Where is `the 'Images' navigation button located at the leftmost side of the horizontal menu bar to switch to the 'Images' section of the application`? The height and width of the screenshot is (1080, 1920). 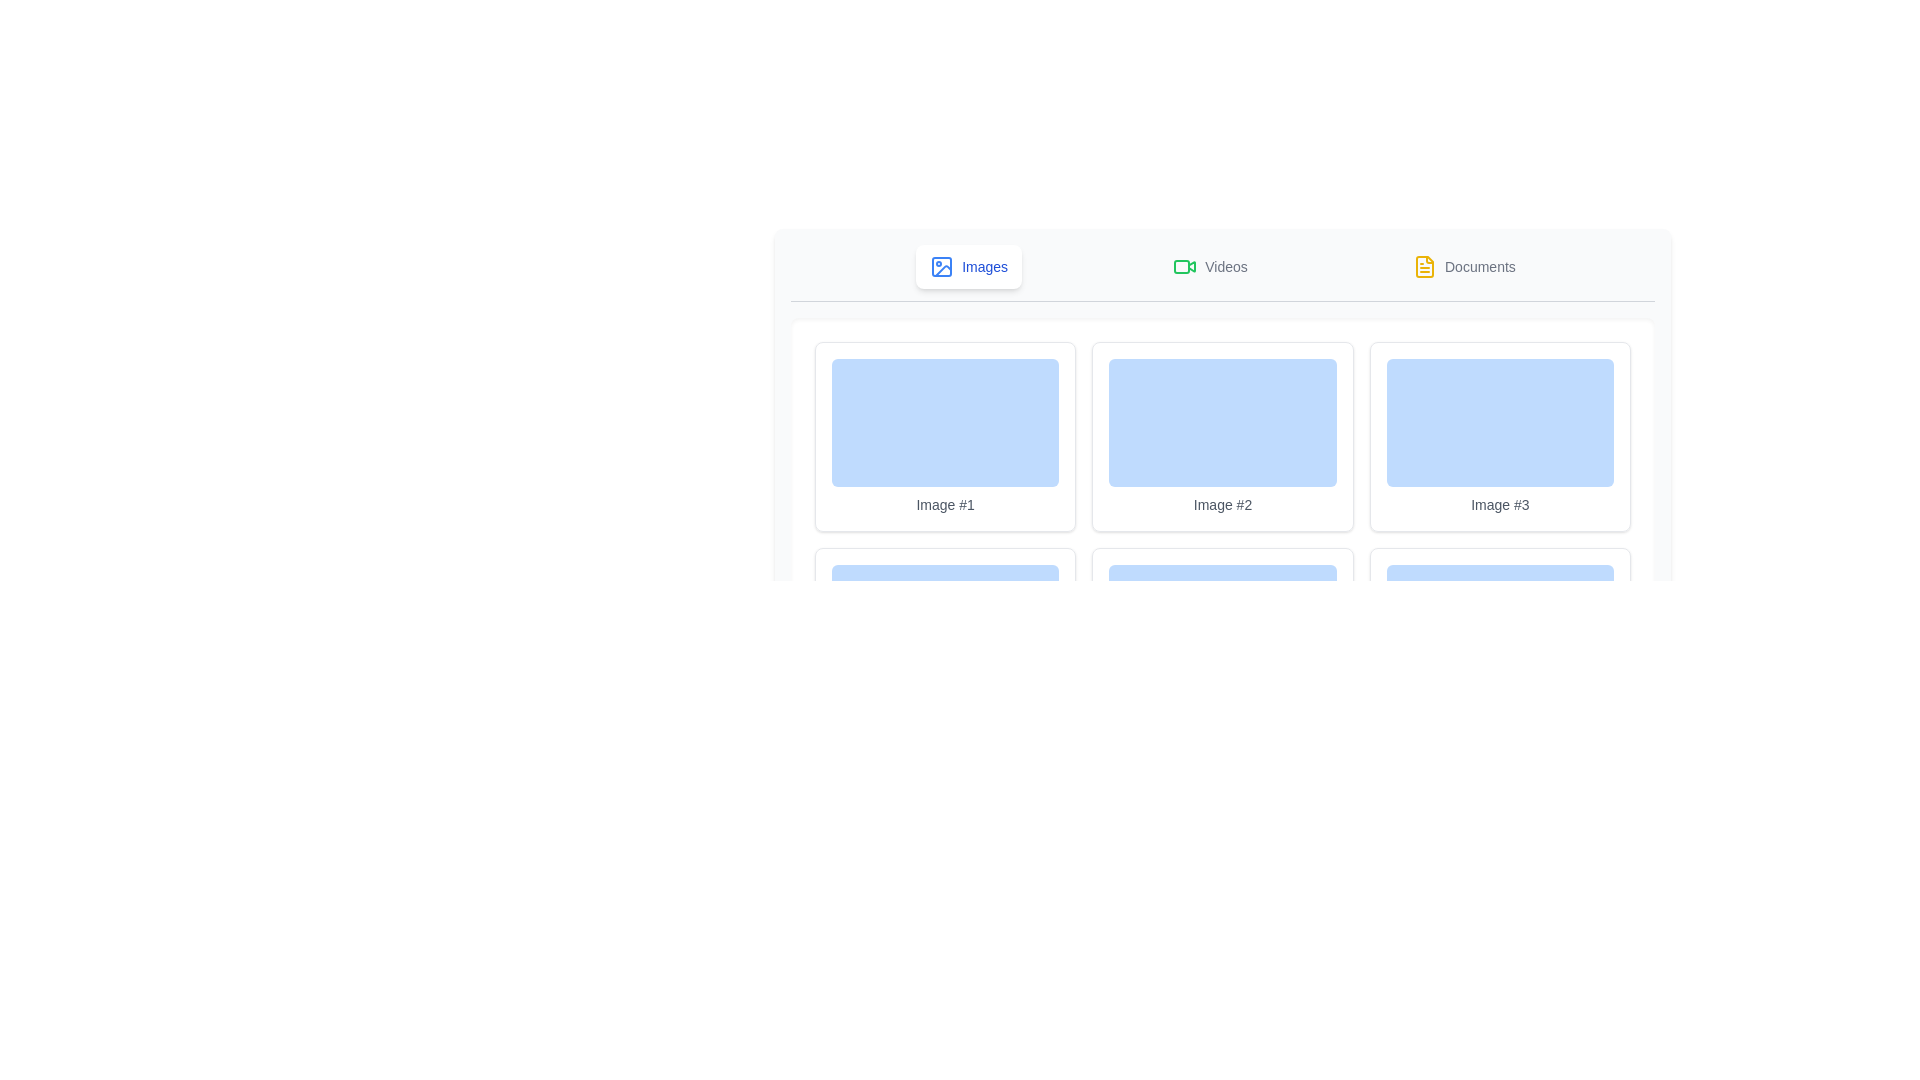
the 'Images' navigation button located at the leftmost side of the horizontal menu bar to switch to the 'Images' section of the application is located at coordinates (969, 265).